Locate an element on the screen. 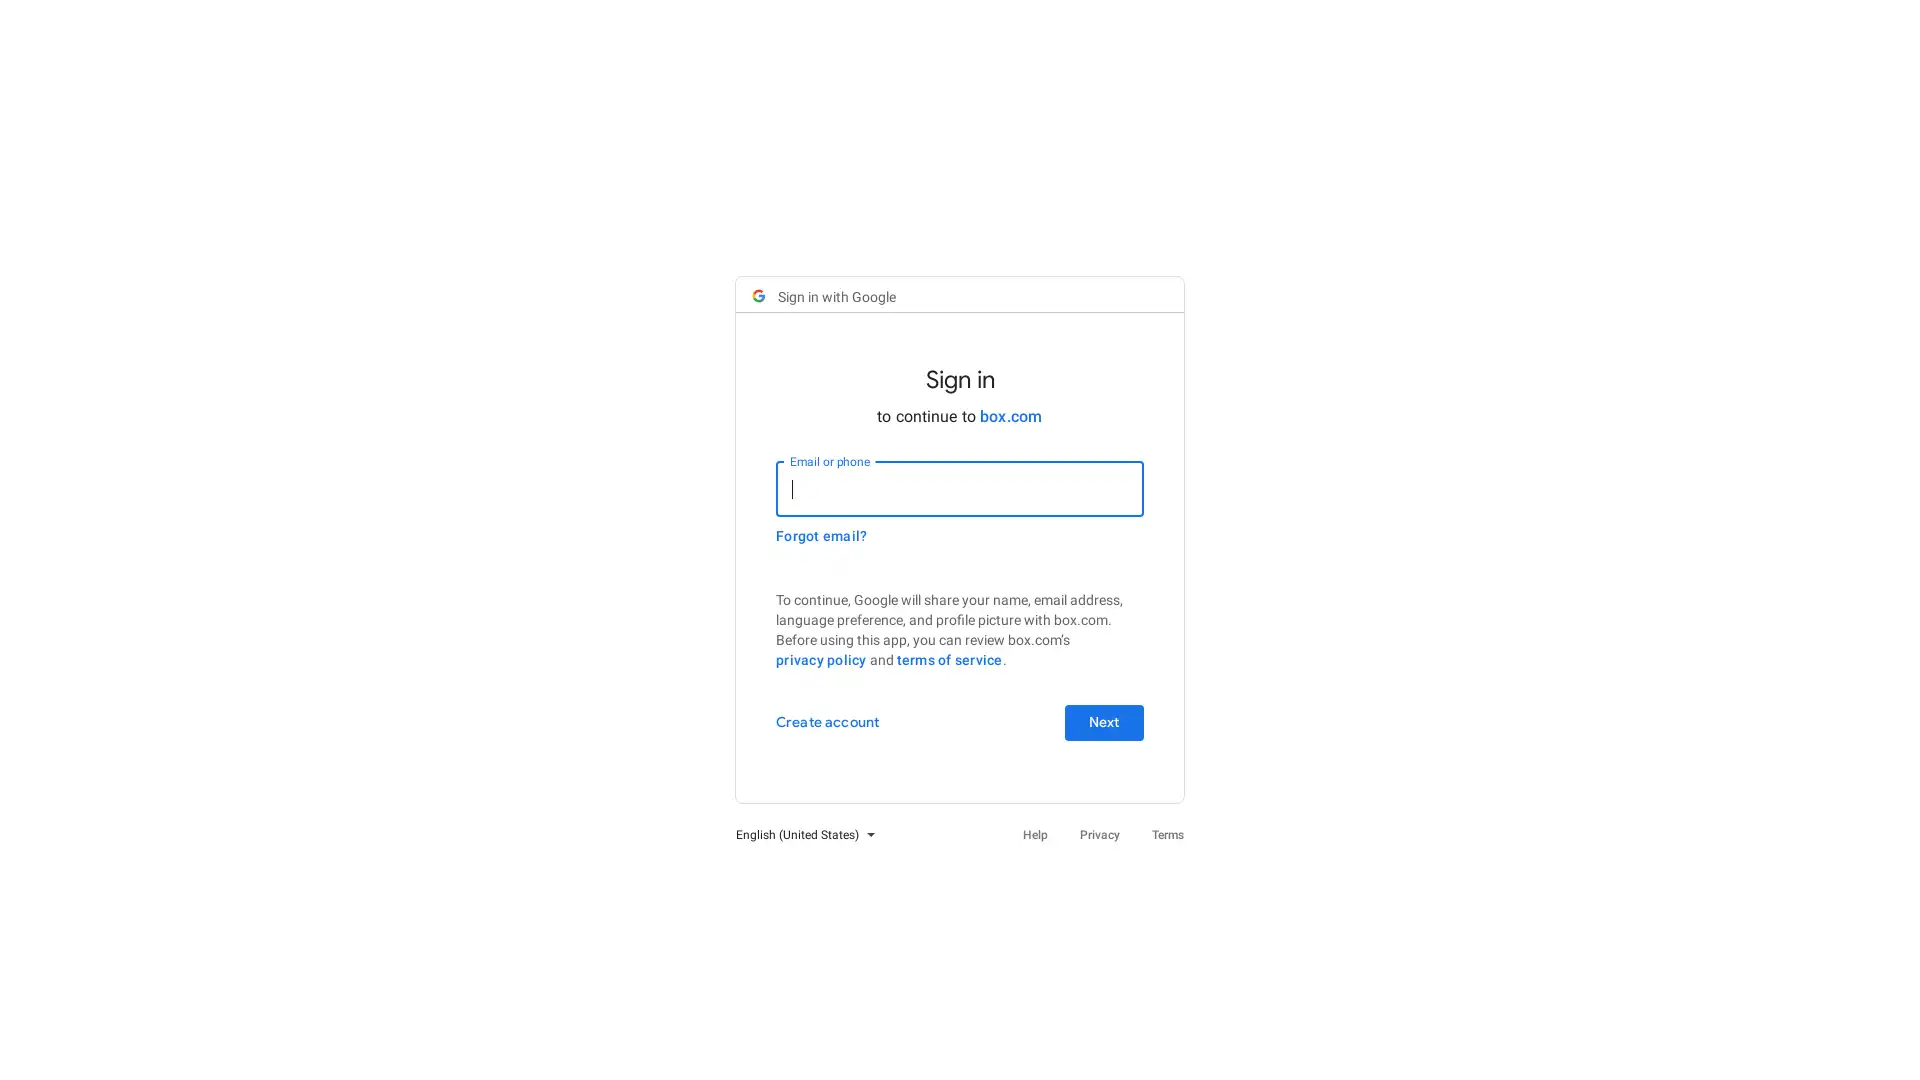 This screenshot has height=1080, width=1920. Create account is located at coordinates (827, 722).